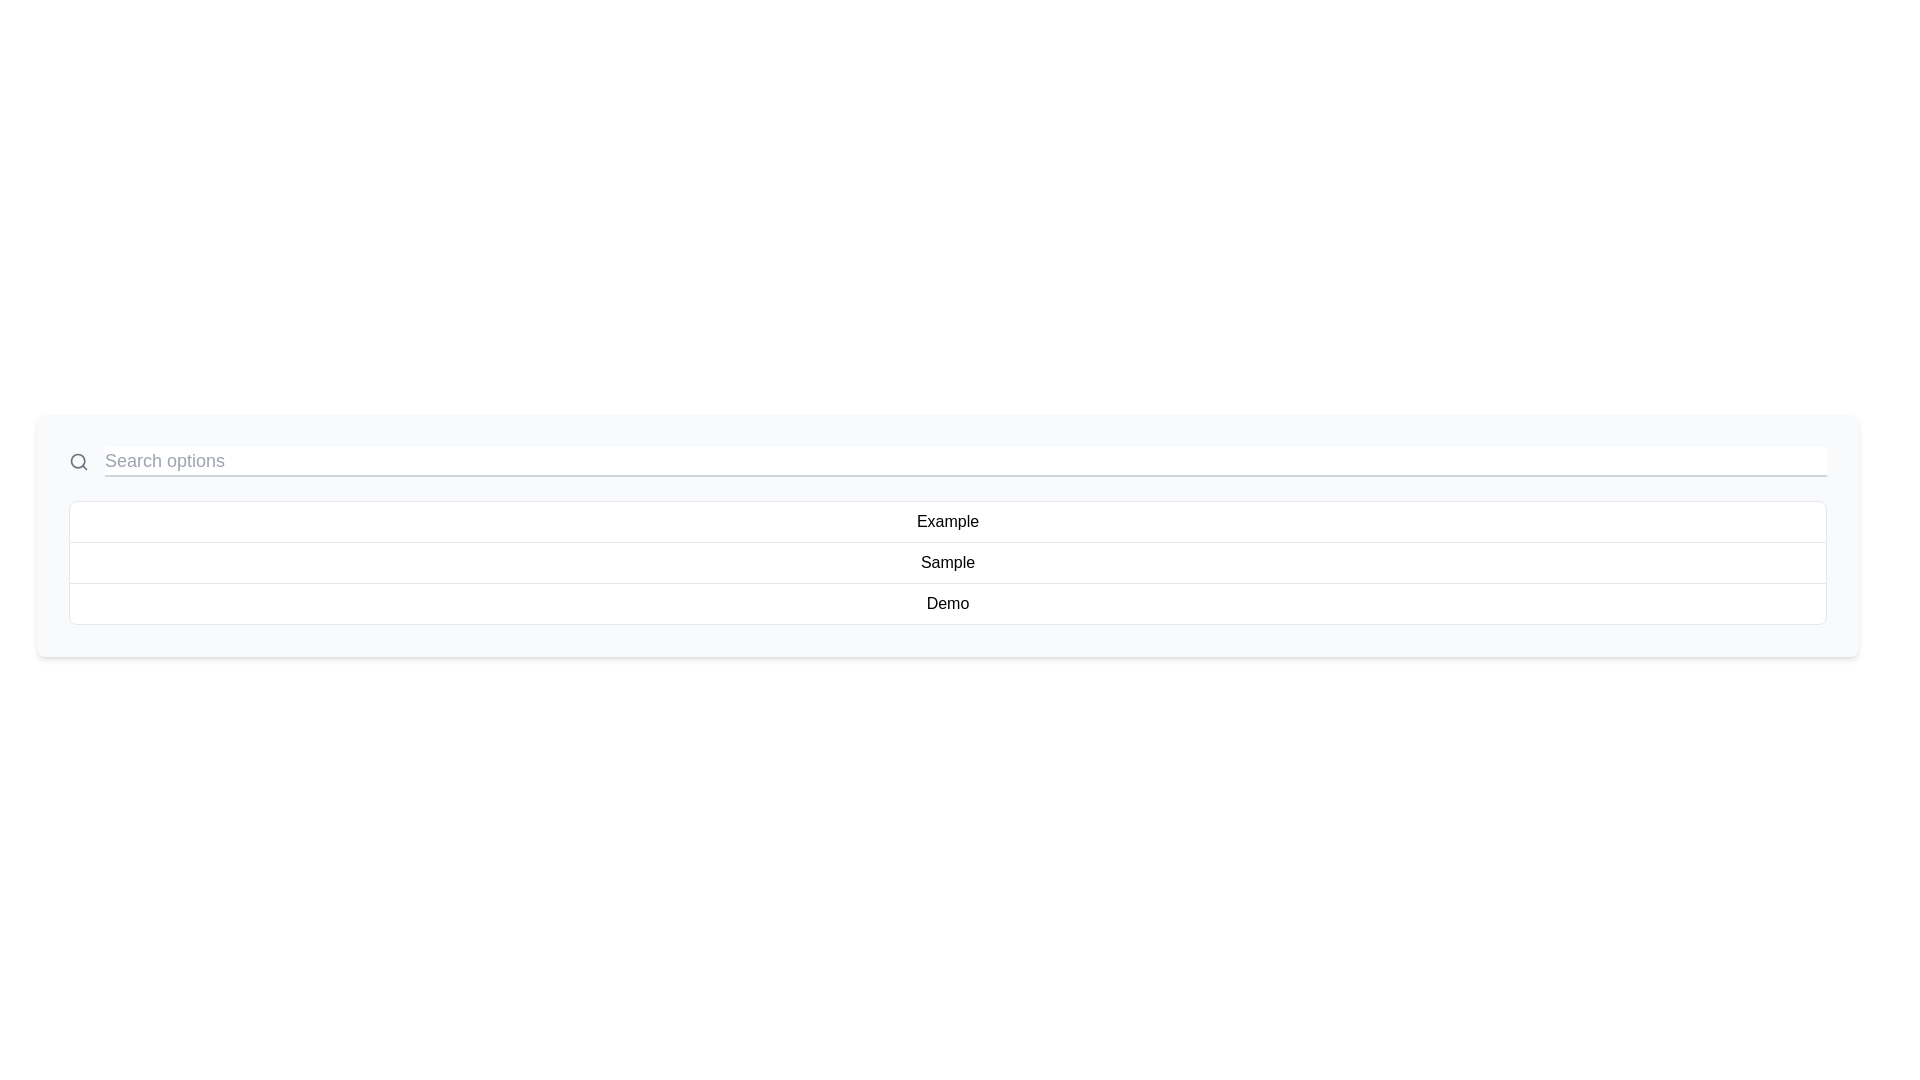  What do you see at coordinates (947, 562) in the screenshot?
I see `the second selectable row labeled 'Sample'` at bounding box center [947, 562].